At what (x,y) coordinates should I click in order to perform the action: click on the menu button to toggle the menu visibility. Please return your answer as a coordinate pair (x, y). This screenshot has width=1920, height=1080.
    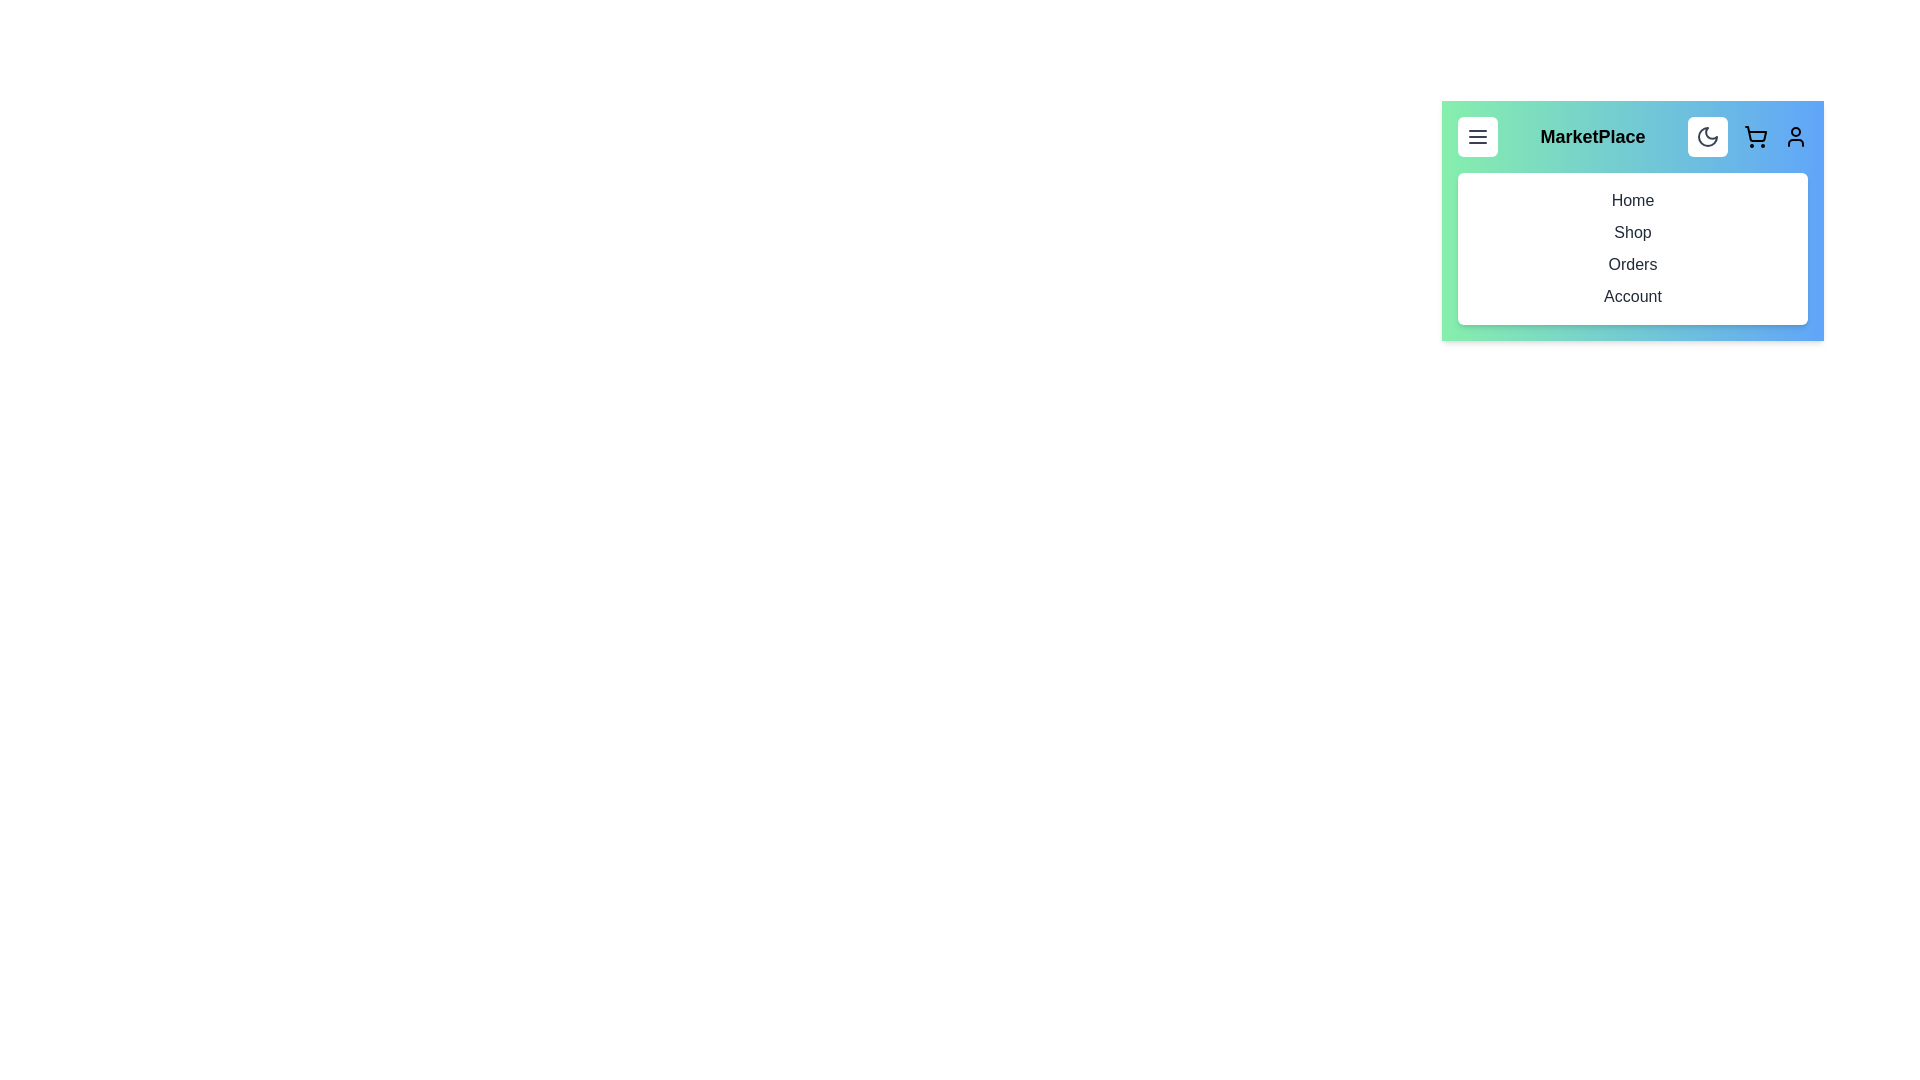
    Looking at the image, I should click on (1478, 136).